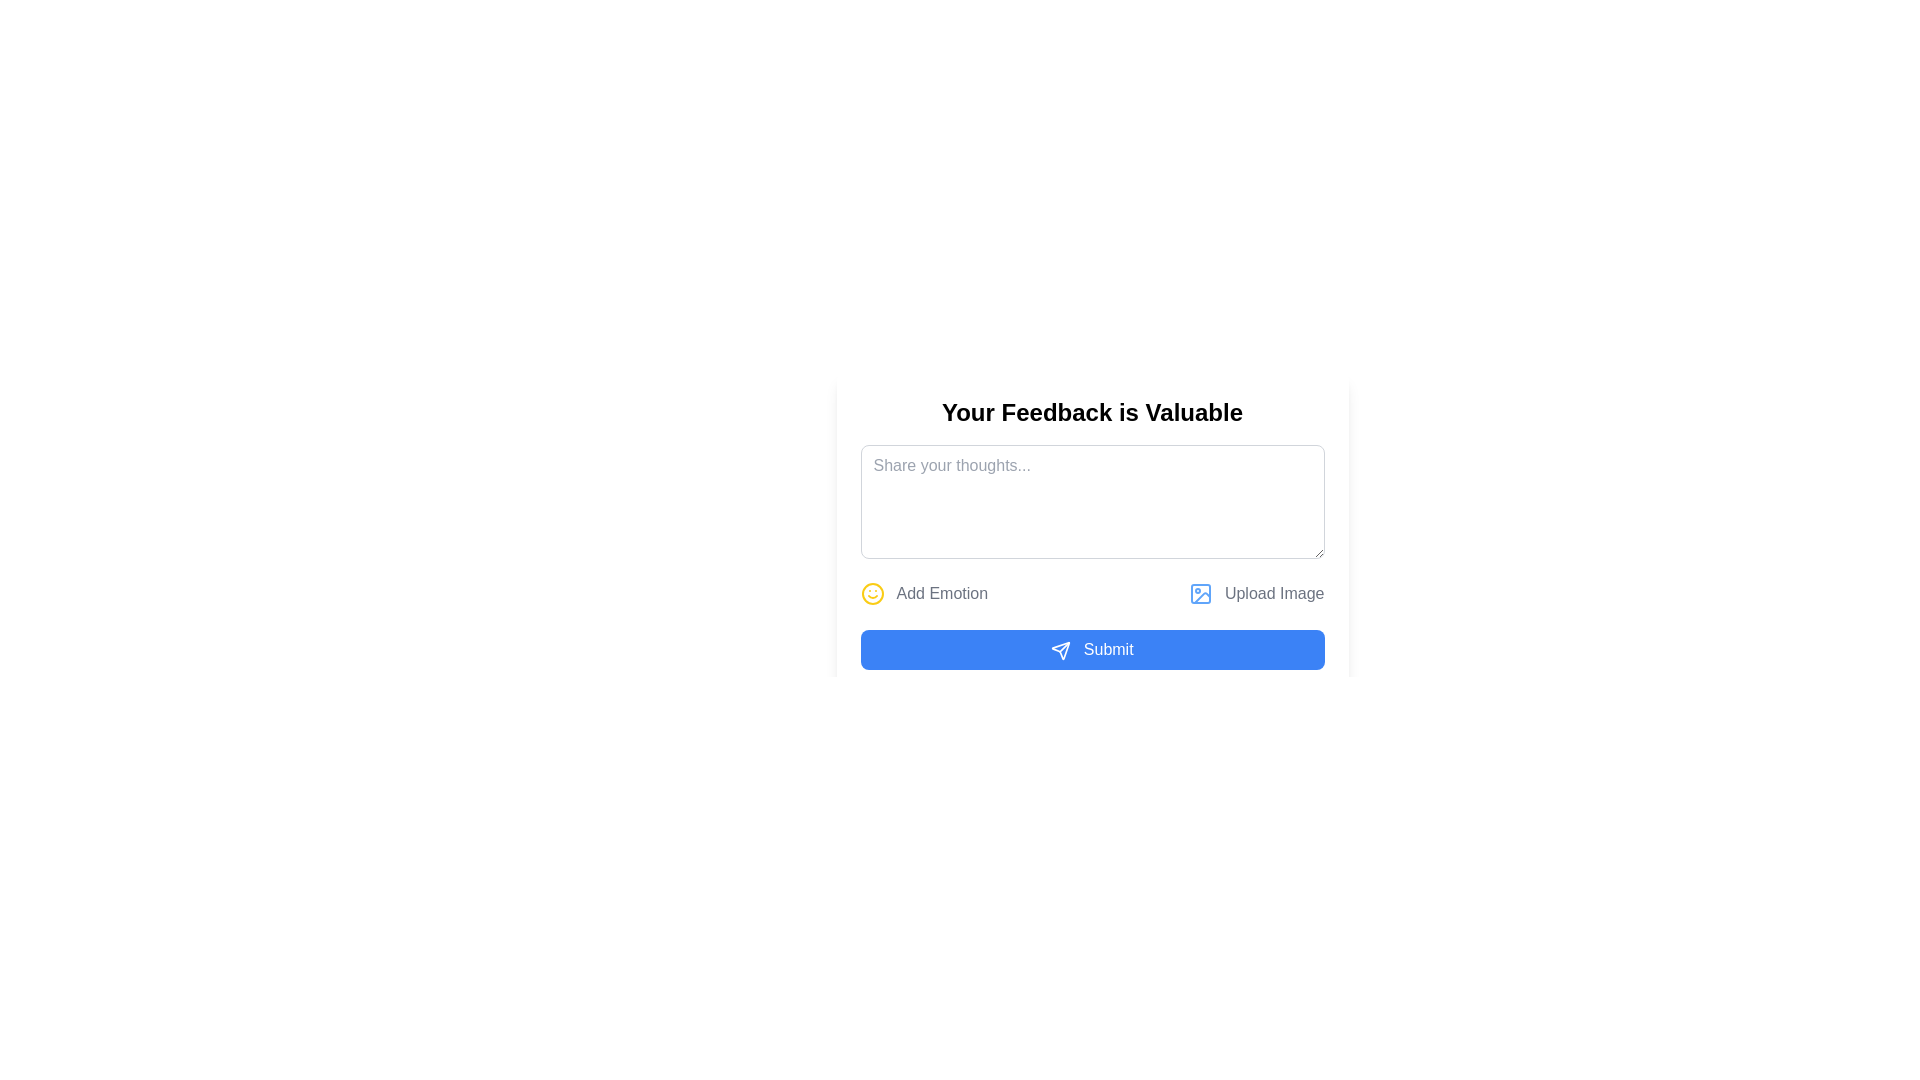 The height and width of the screenshot is (1080, 1920). I want to click on the icon button located to the right of the 'Add Emotion' button to initiate the image upload process, so click(1200, 593).